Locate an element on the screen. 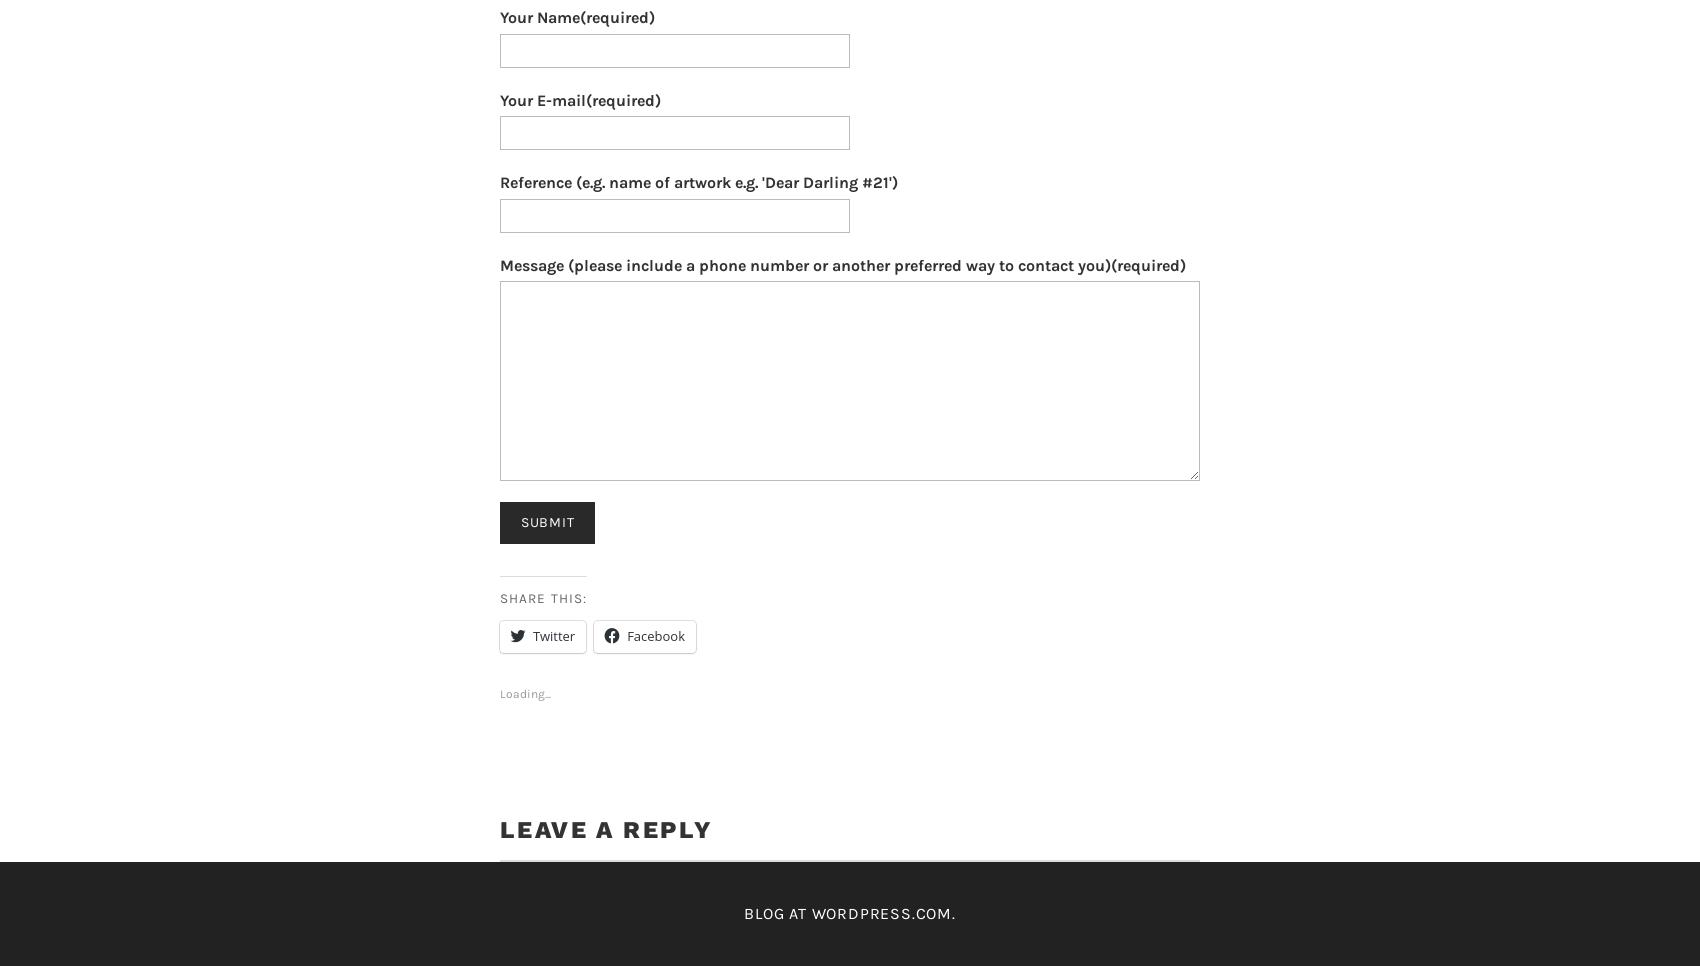 The image size is (1700, 966). 'Reference (e.g. name of artwork e.g. 'Dear Darling #21')' is located at coordinates (699, 182).